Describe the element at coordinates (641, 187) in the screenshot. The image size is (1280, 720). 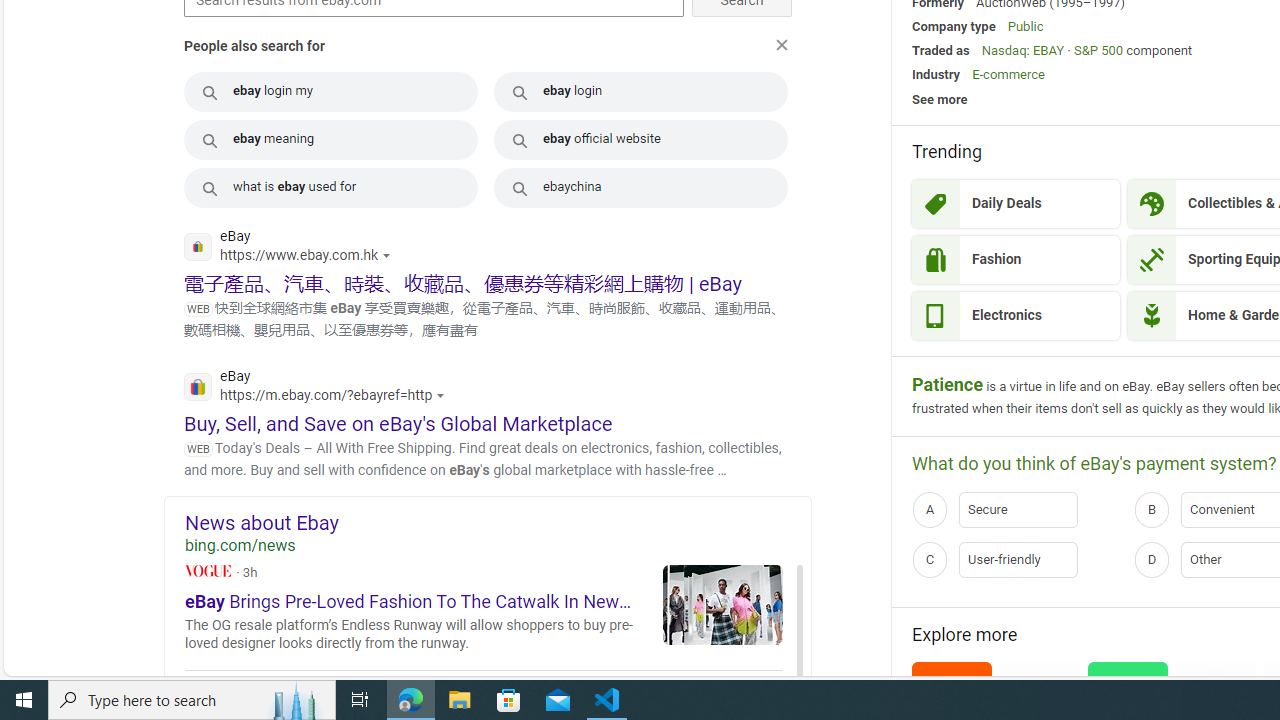
I see `'ebaychina'` at that location.